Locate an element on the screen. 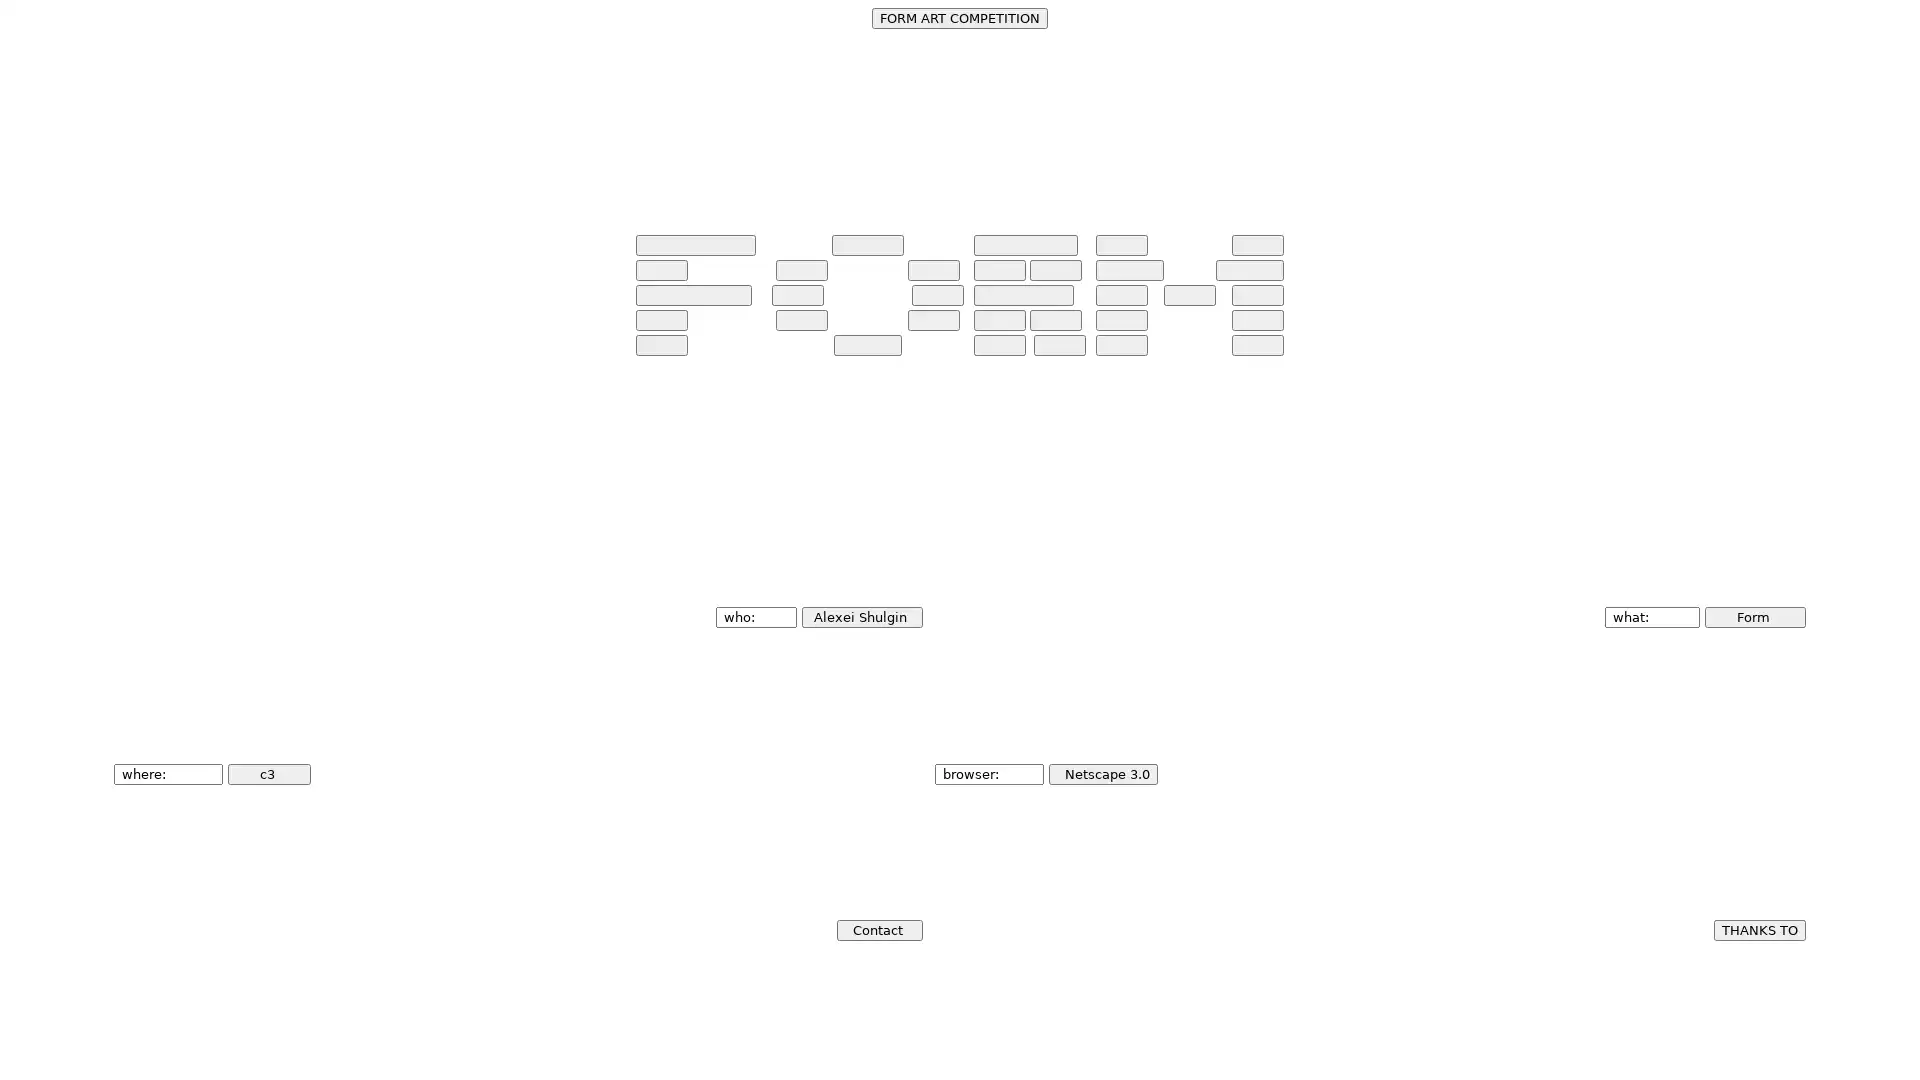 The width and height of the screenshot is (1920, 1080). Alexei Shulgin is located at coordinates (861, 616).